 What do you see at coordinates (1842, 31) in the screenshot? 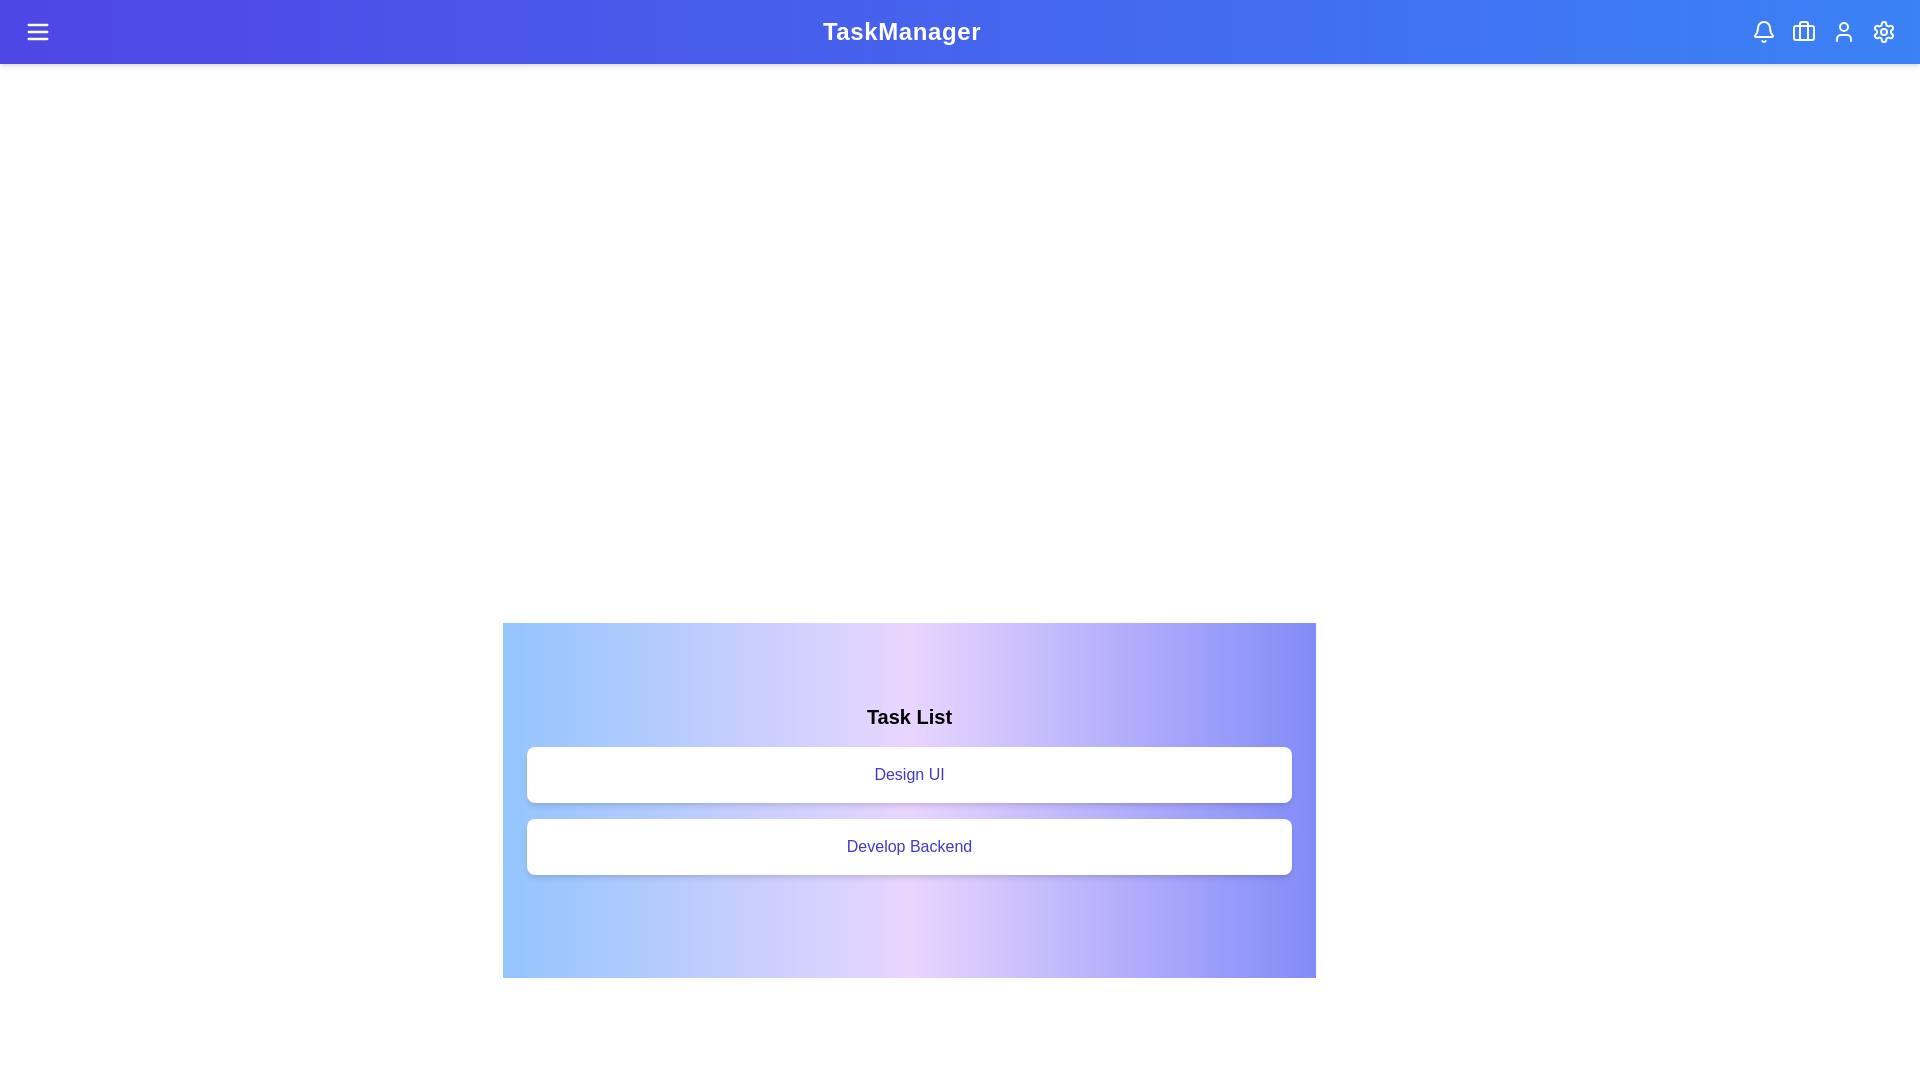
I see `the user profile header icon` at bounding box center [1842, 31].